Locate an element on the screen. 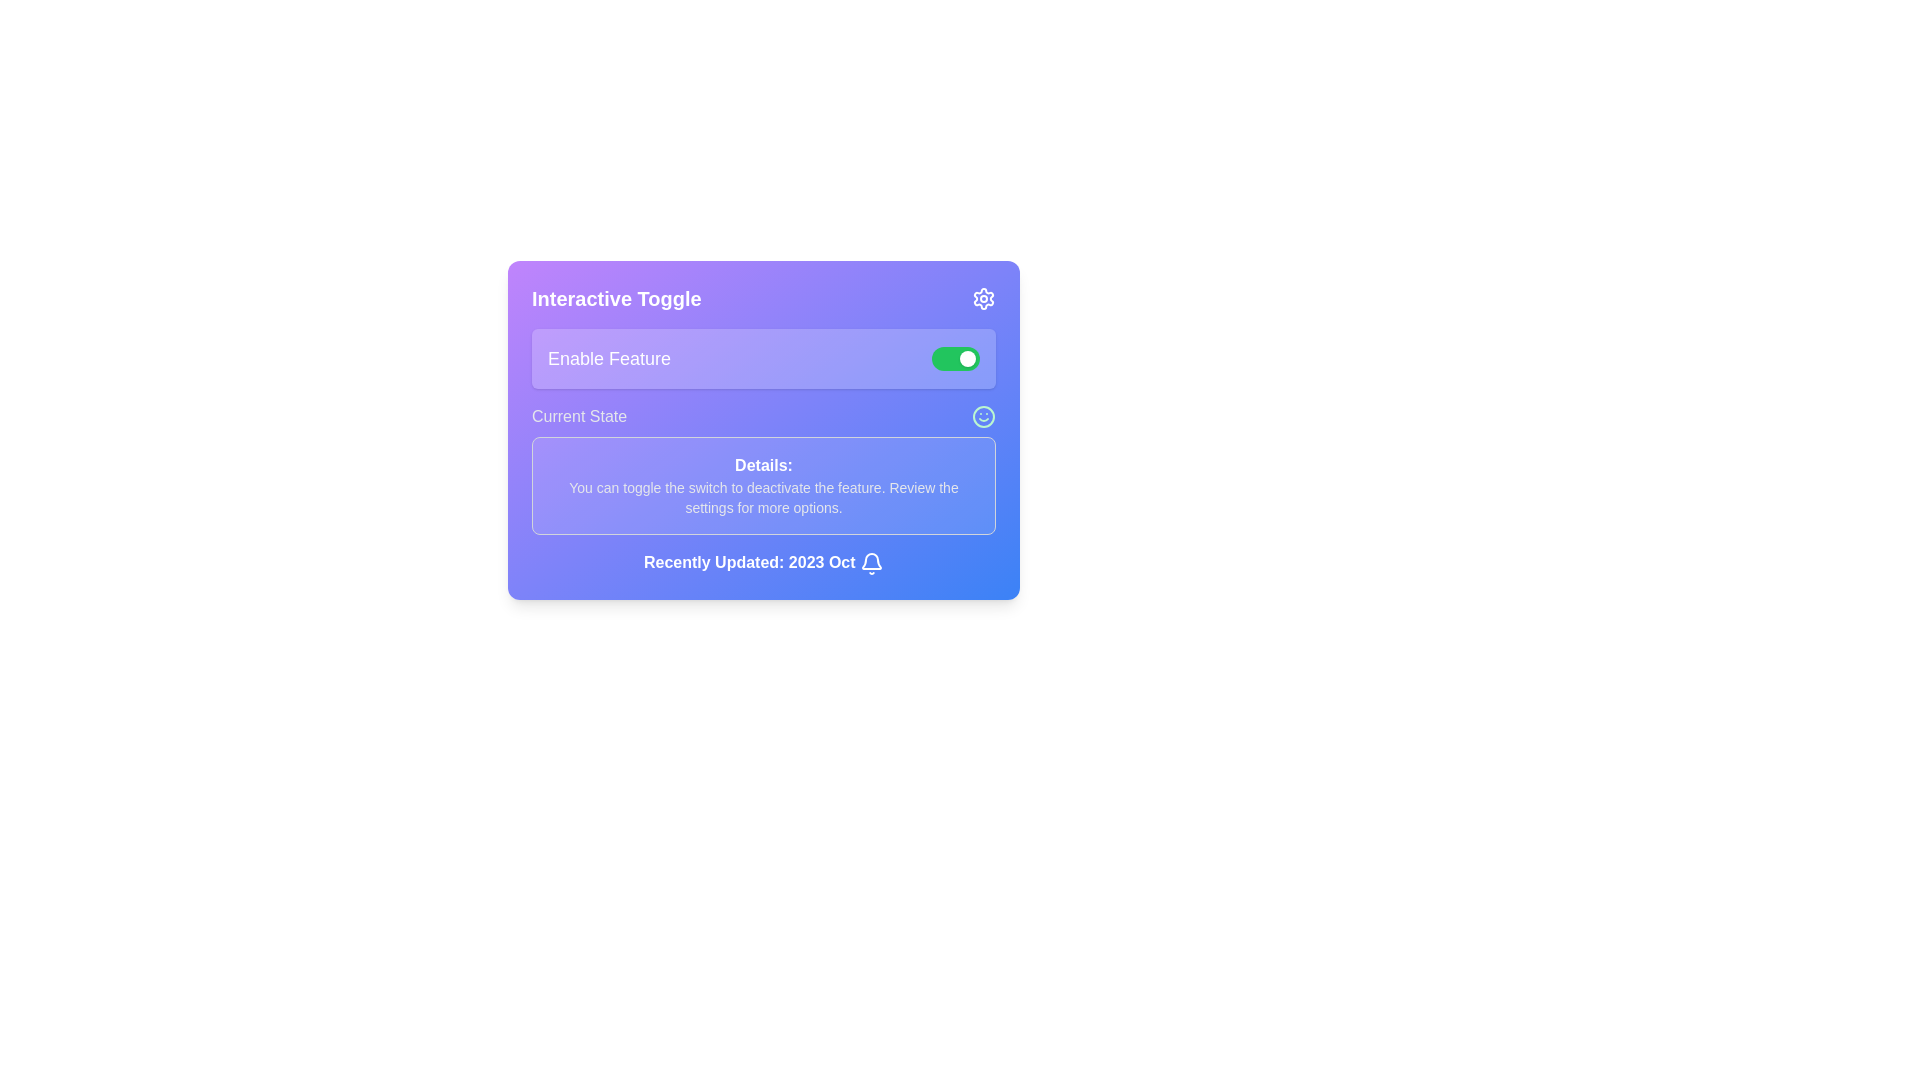 The image size is (1920, 1080). the bell icon representing notifications, located at the far right of the 'Recently Updated' text within the 'Interactive Toggle' card section is located at coordinates (872, 563).